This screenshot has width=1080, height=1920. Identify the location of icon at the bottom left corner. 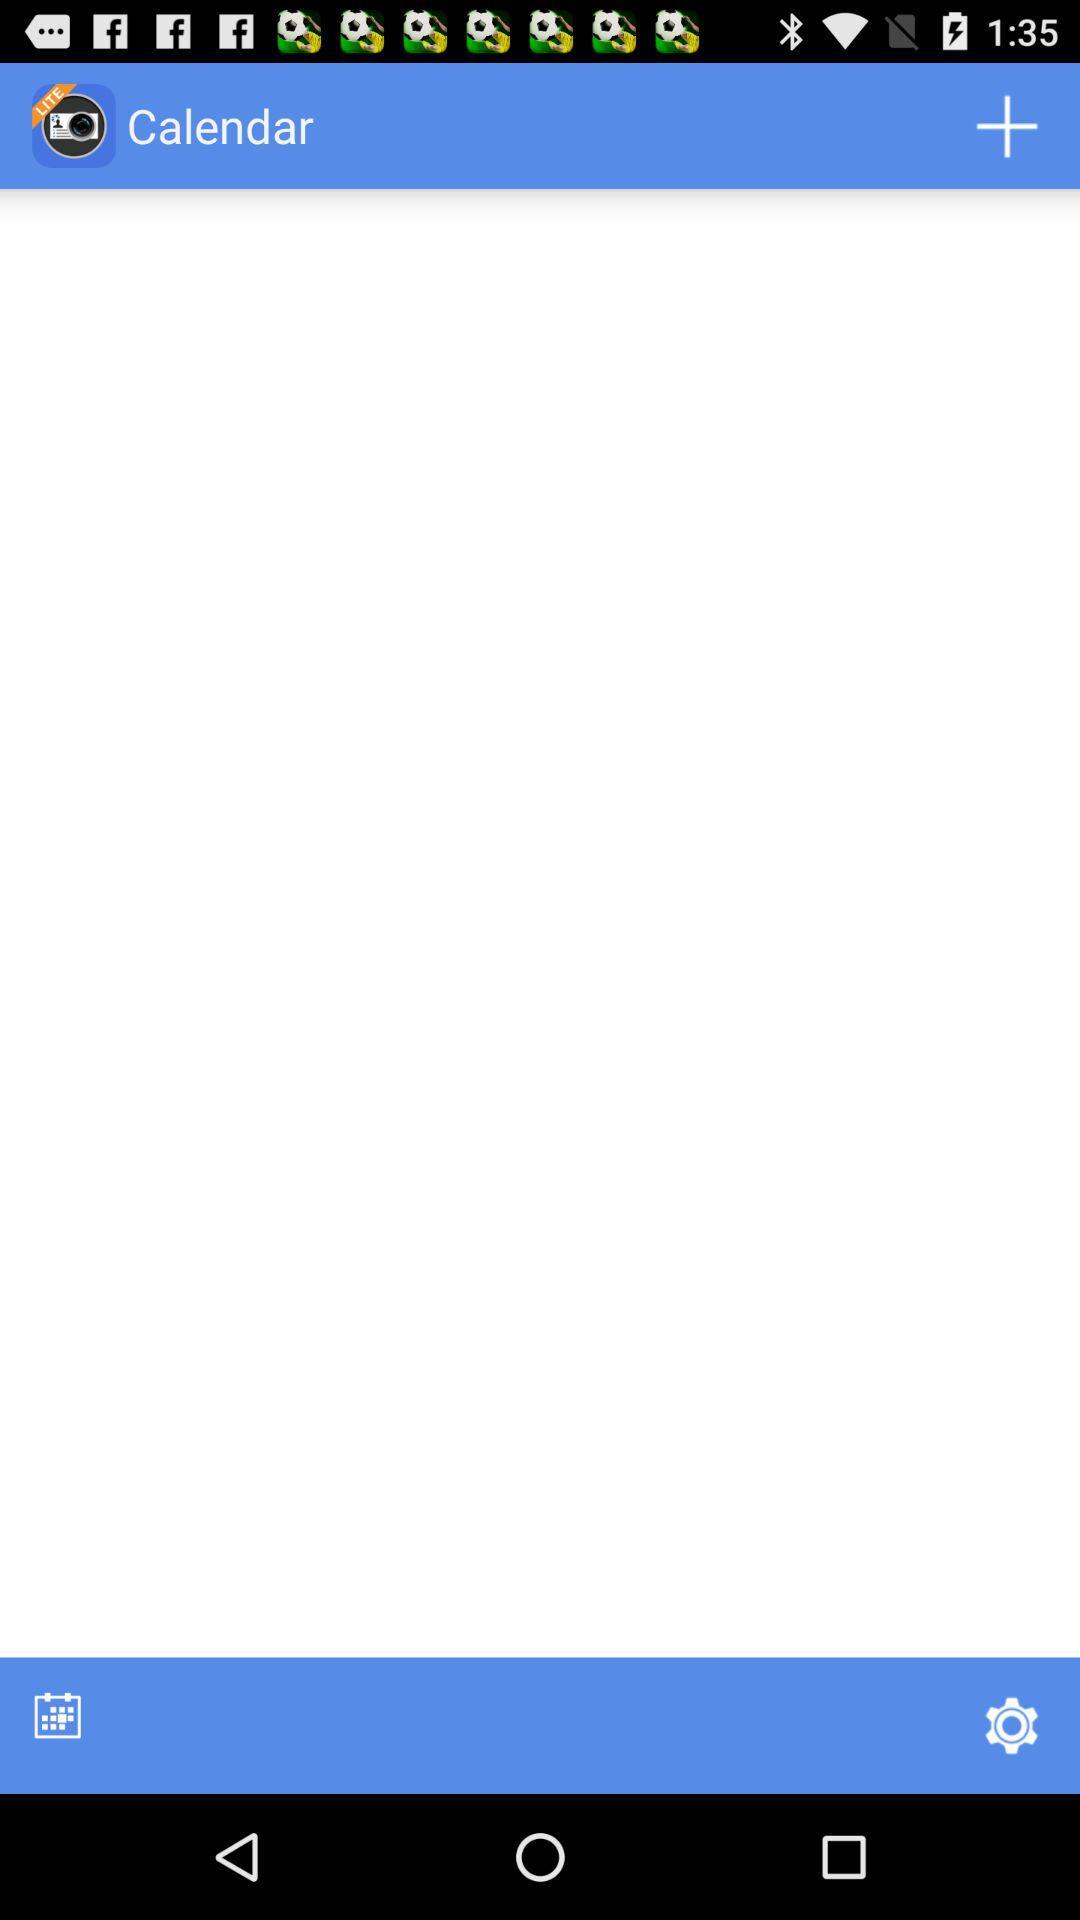
(56, 1714).